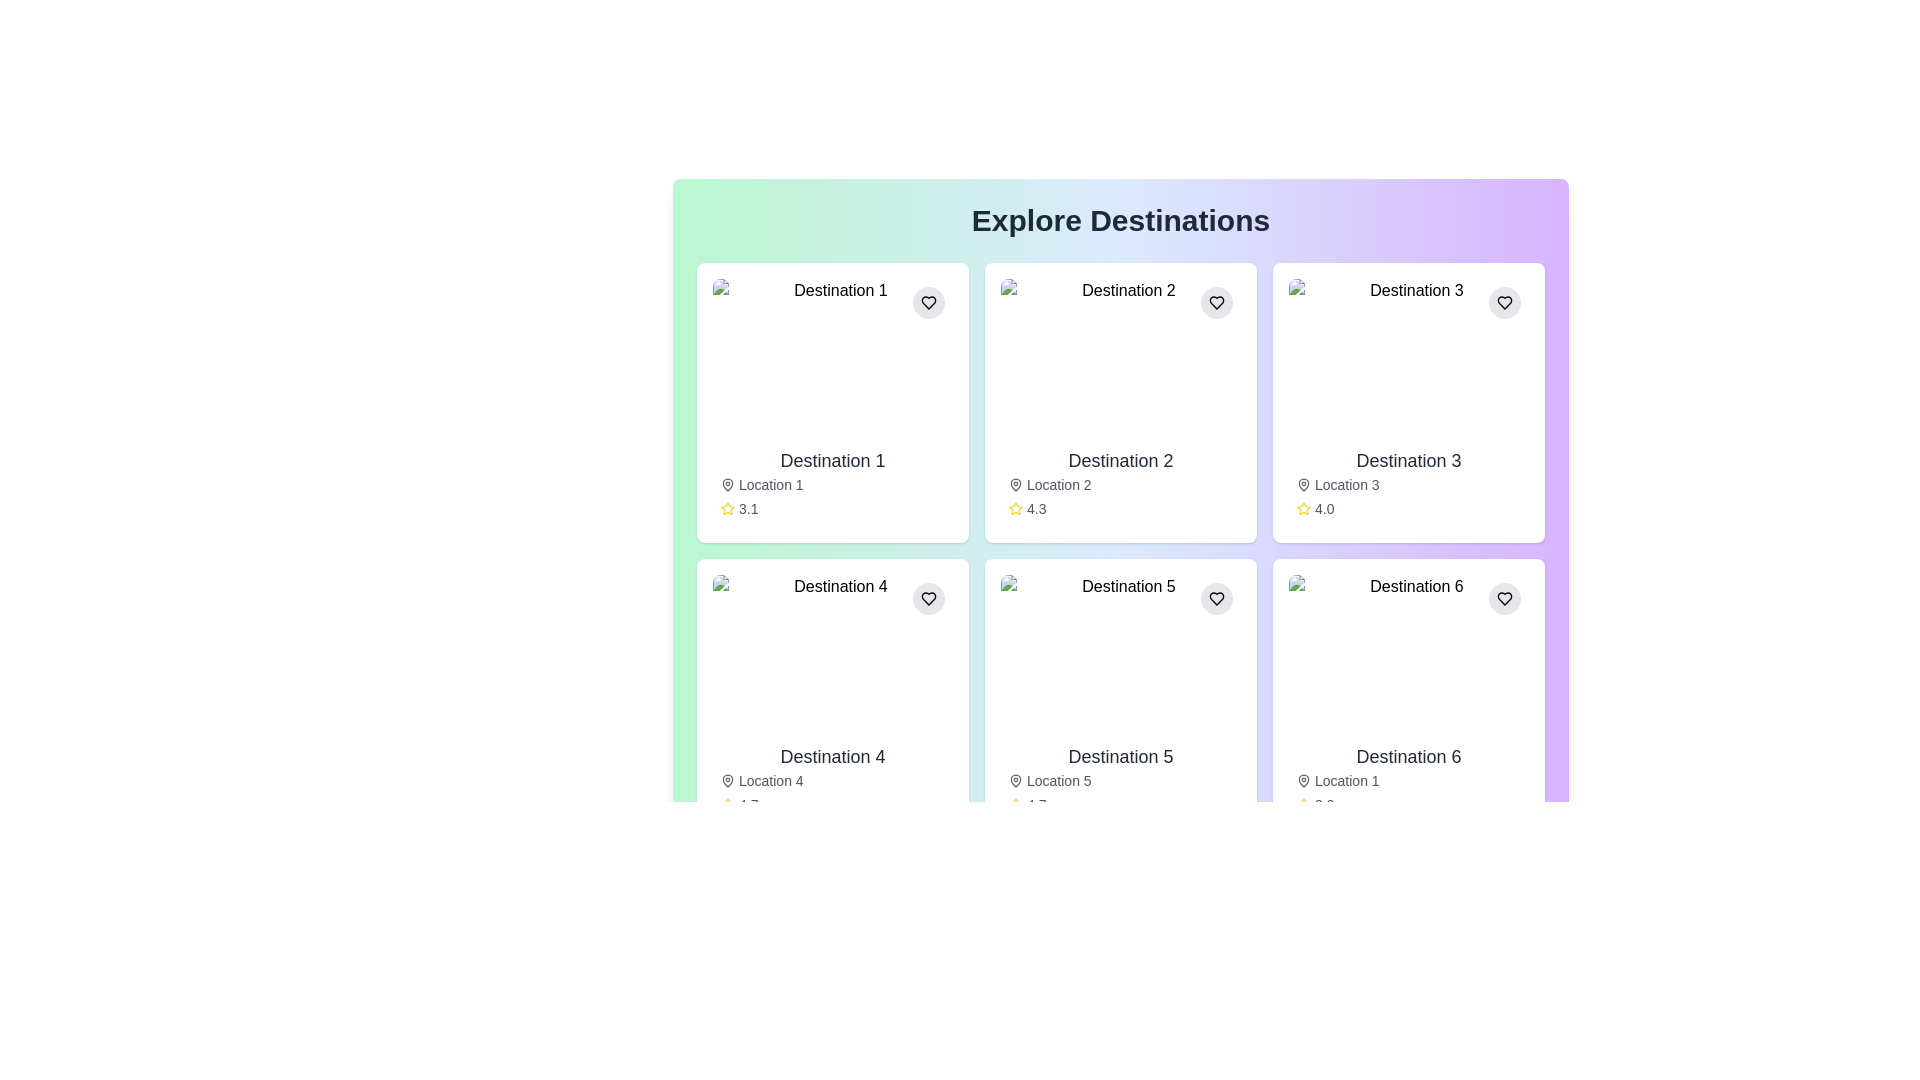 Image resolution: width=1920 pixels, height=1080 pixels. What do you see at coordinates (1505, 303) in the screenshot?
I see `the favorite button in the top-right corner of the 'Destination 3' card` at bounding box center [1505, 303].